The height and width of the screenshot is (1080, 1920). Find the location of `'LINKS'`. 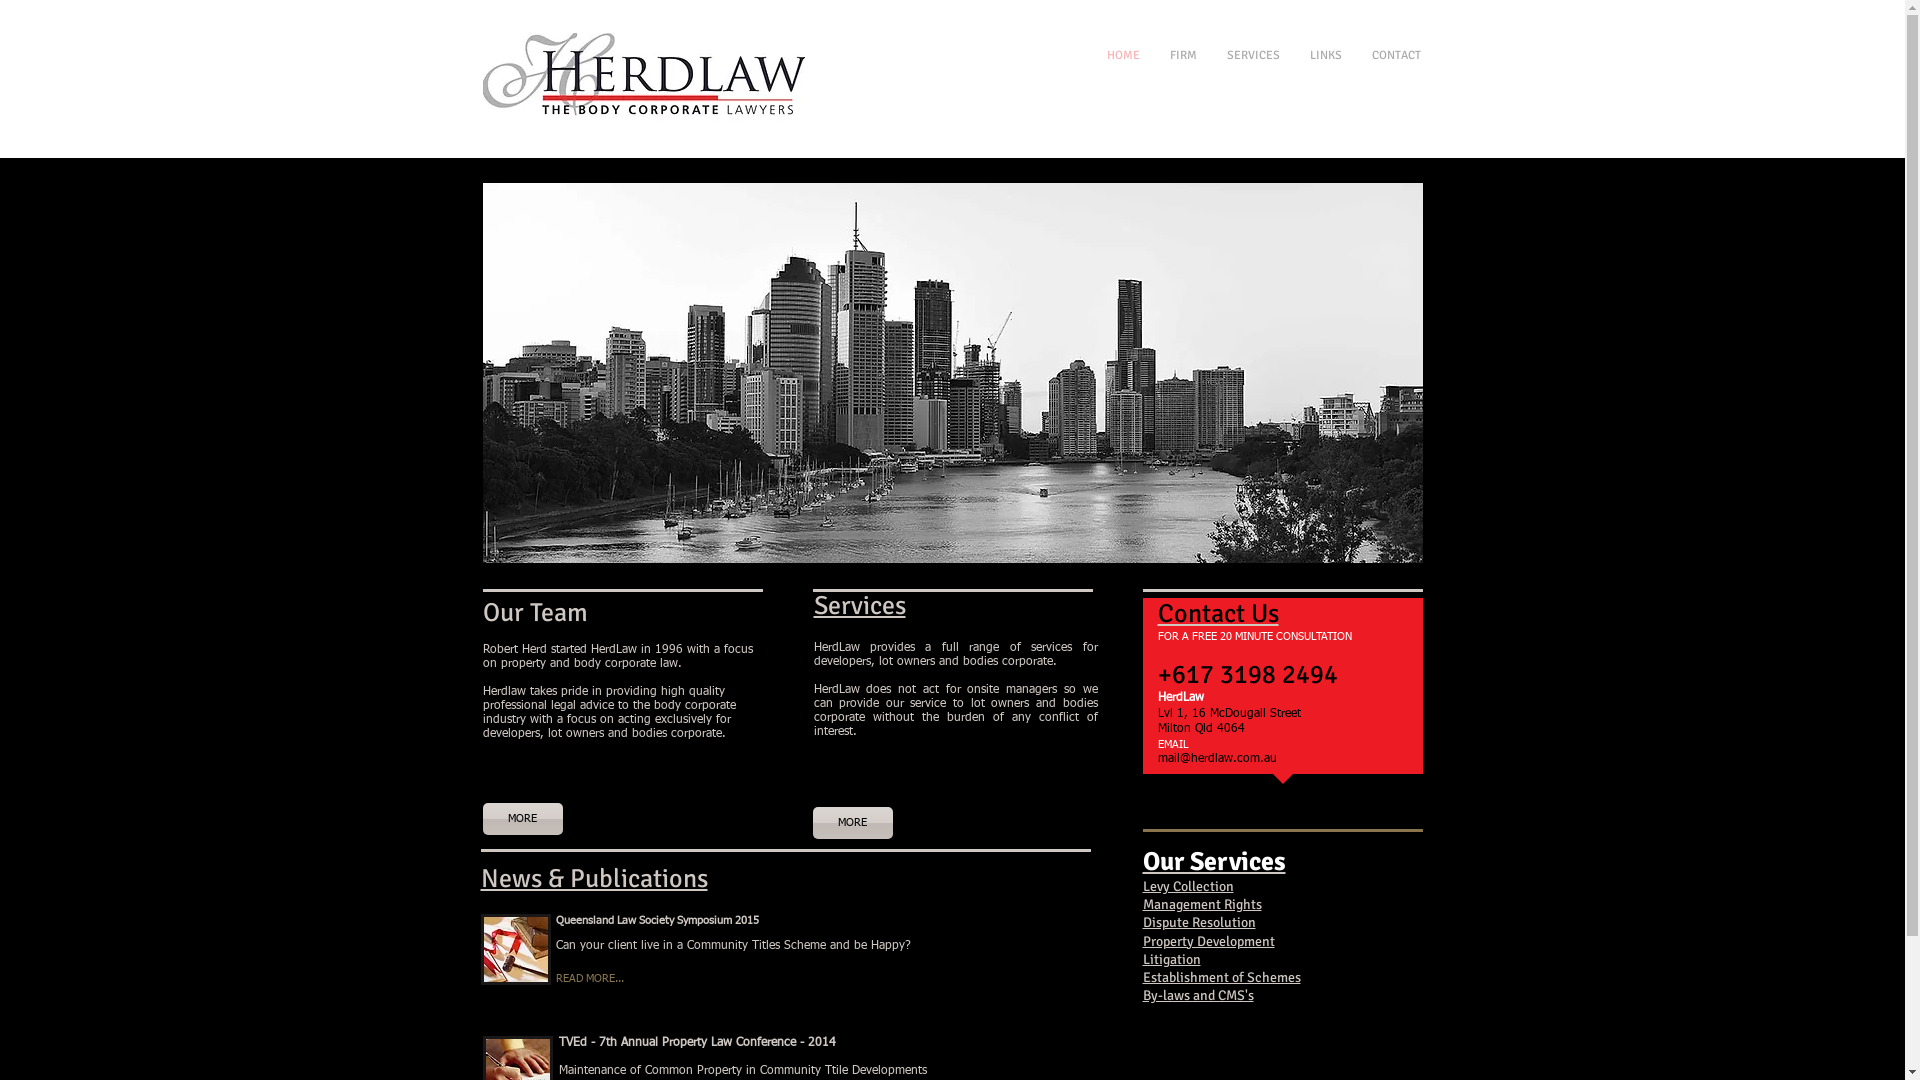

'LINKS' is located at coordinates (1368, 55).